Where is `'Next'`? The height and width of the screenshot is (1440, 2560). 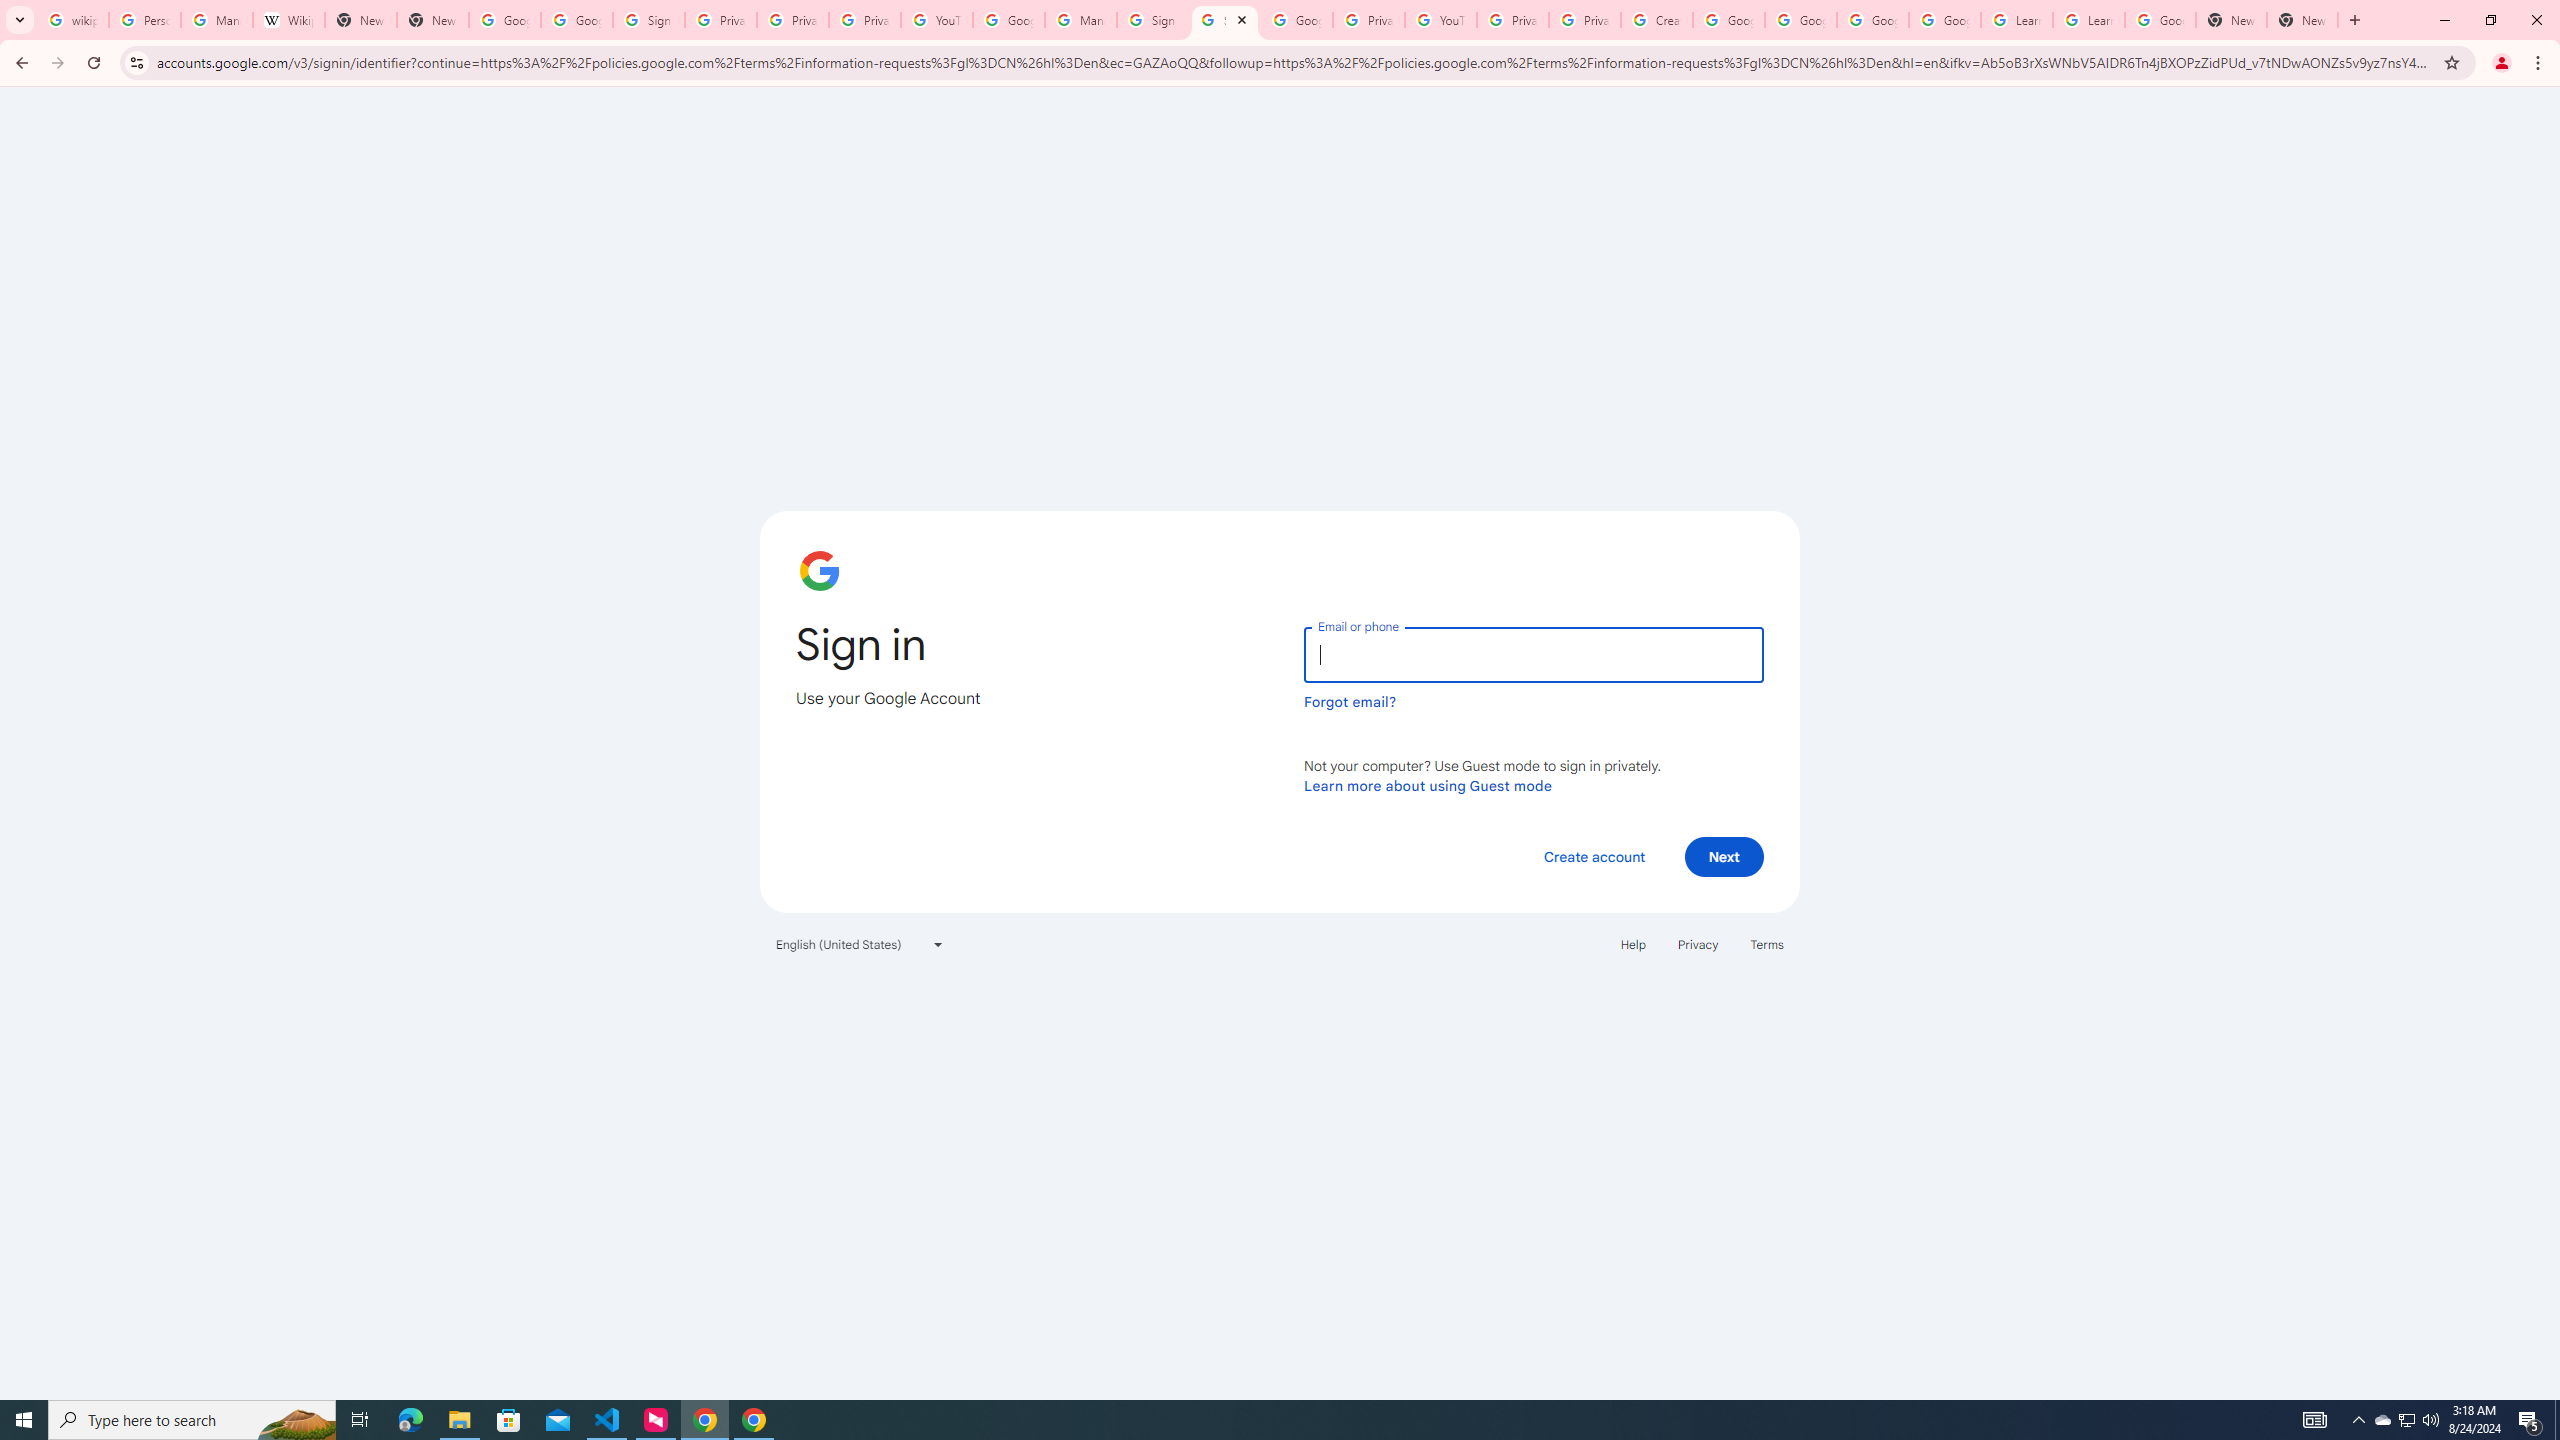 'Next' is located at coordinates (1724, 855).